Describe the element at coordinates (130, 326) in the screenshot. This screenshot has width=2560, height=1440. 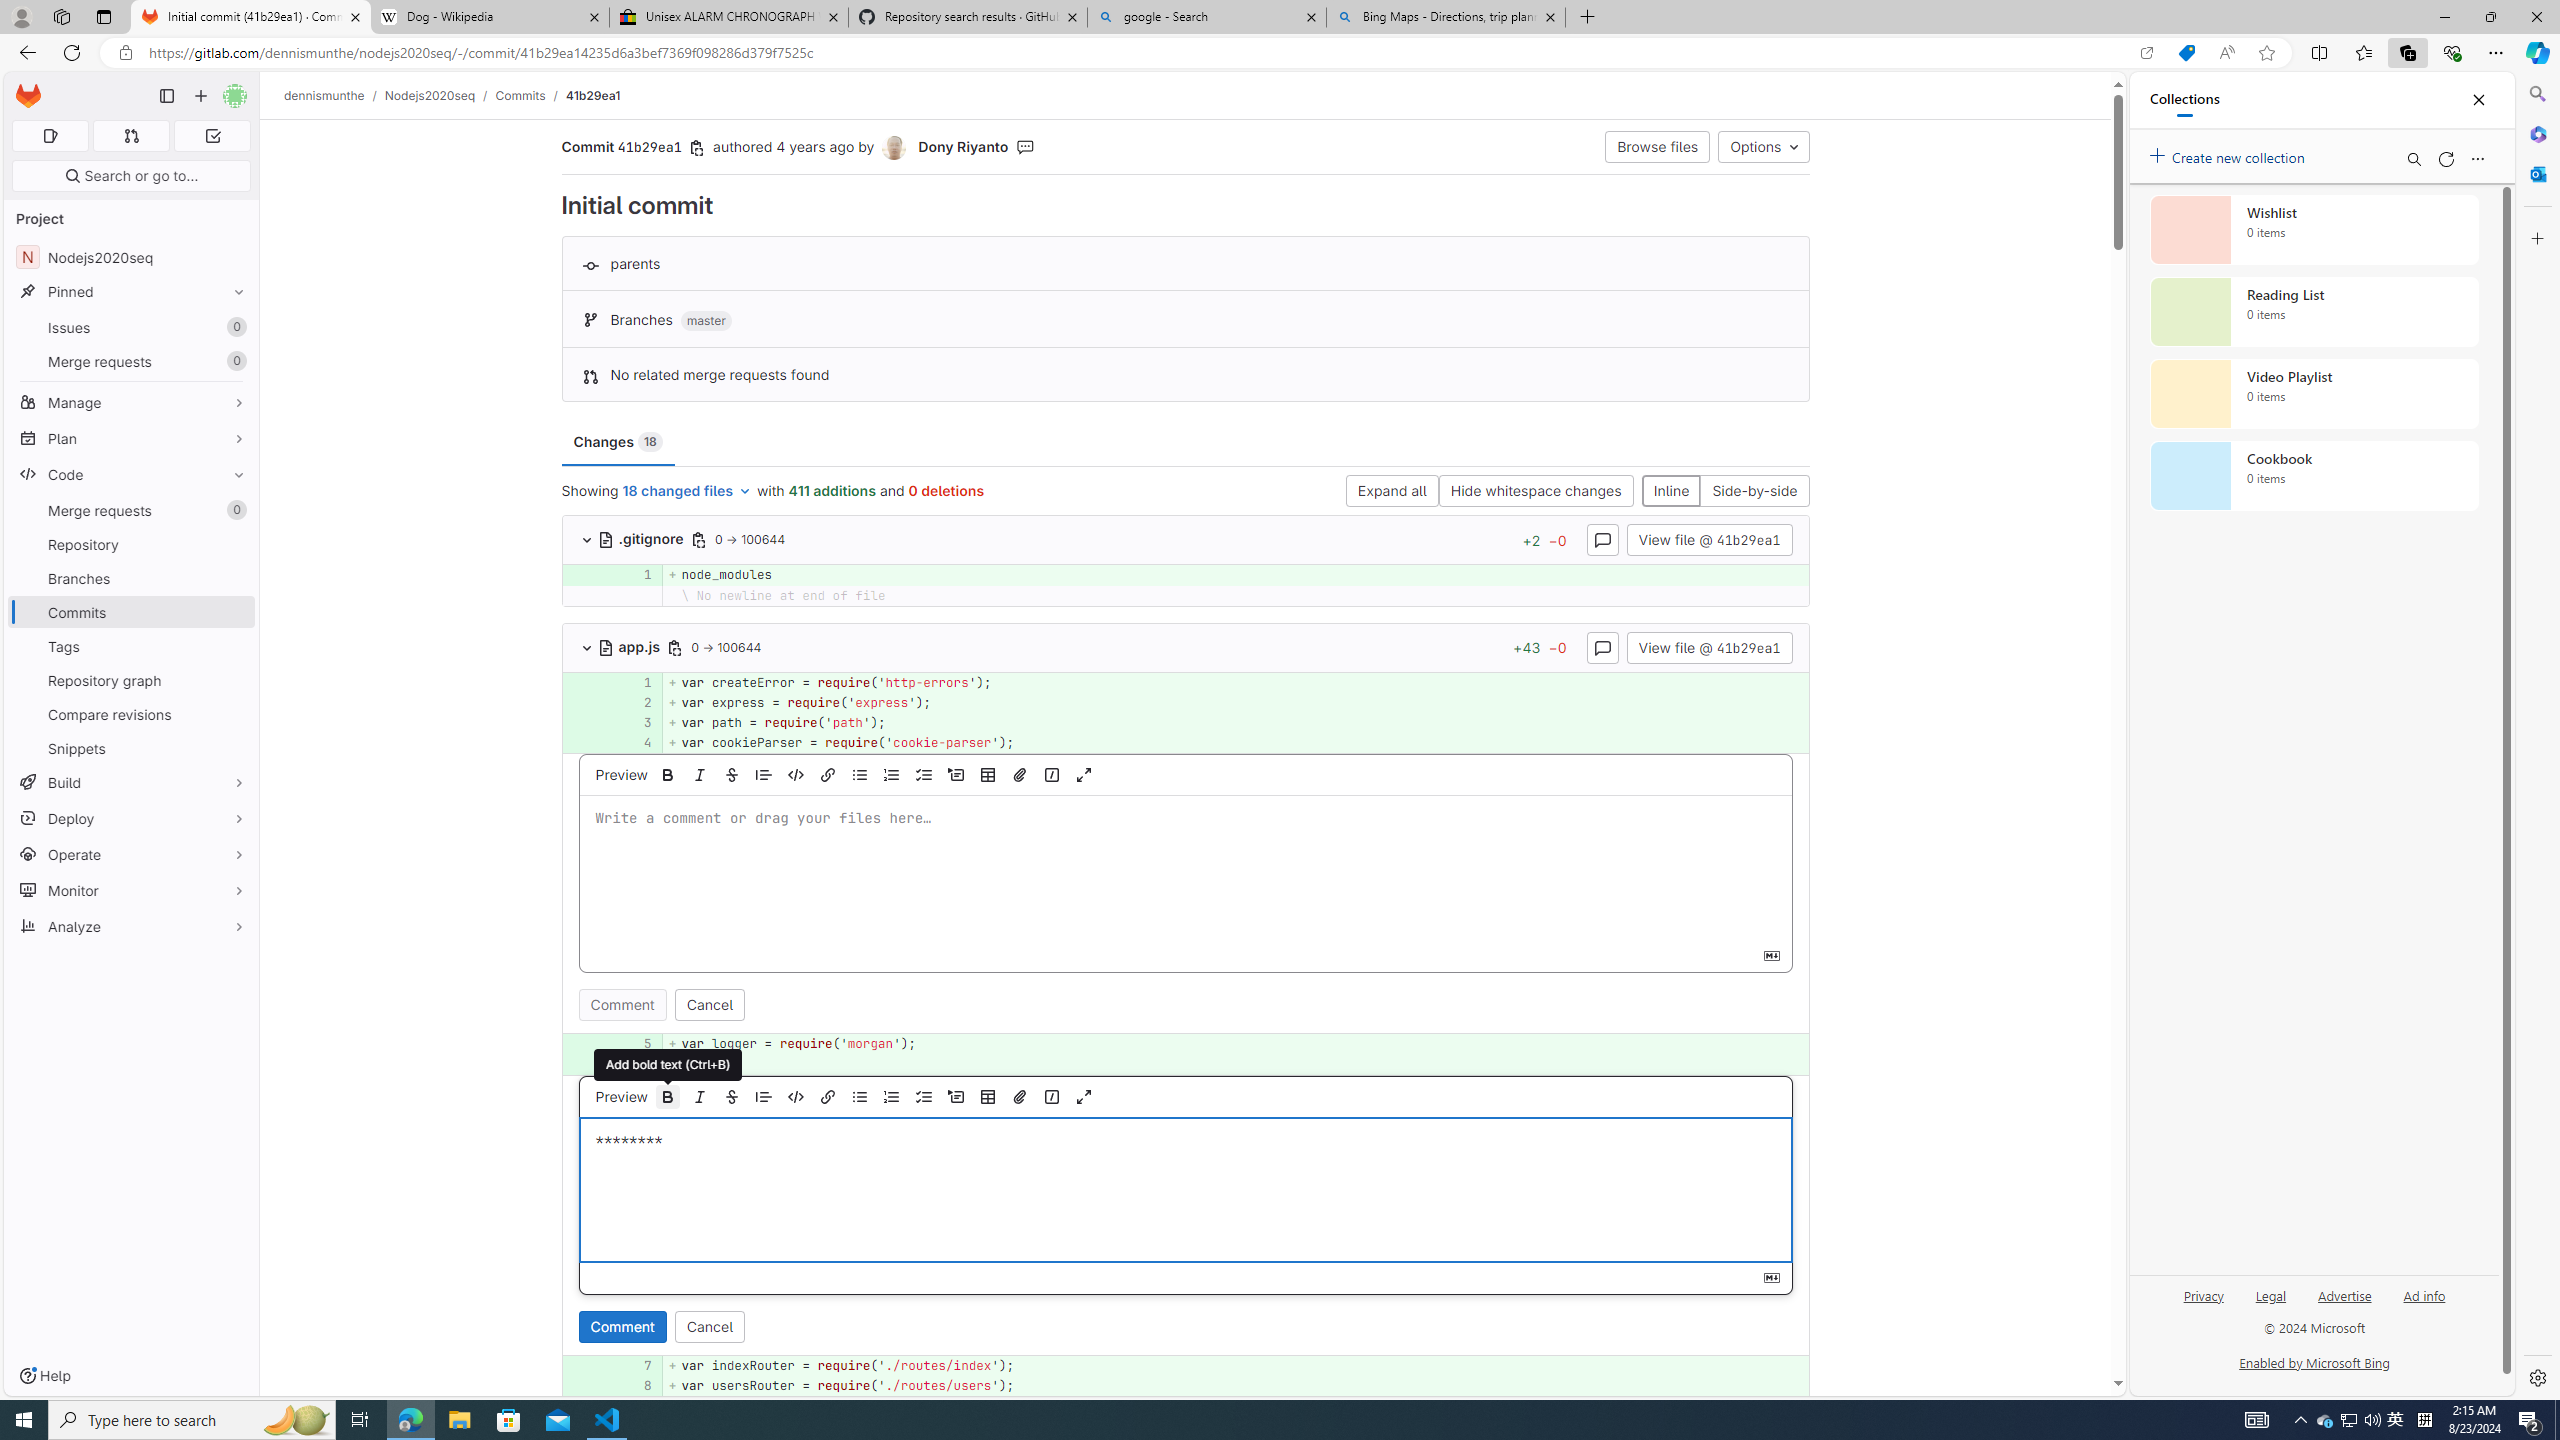
I see `'Issues0'` at that location.